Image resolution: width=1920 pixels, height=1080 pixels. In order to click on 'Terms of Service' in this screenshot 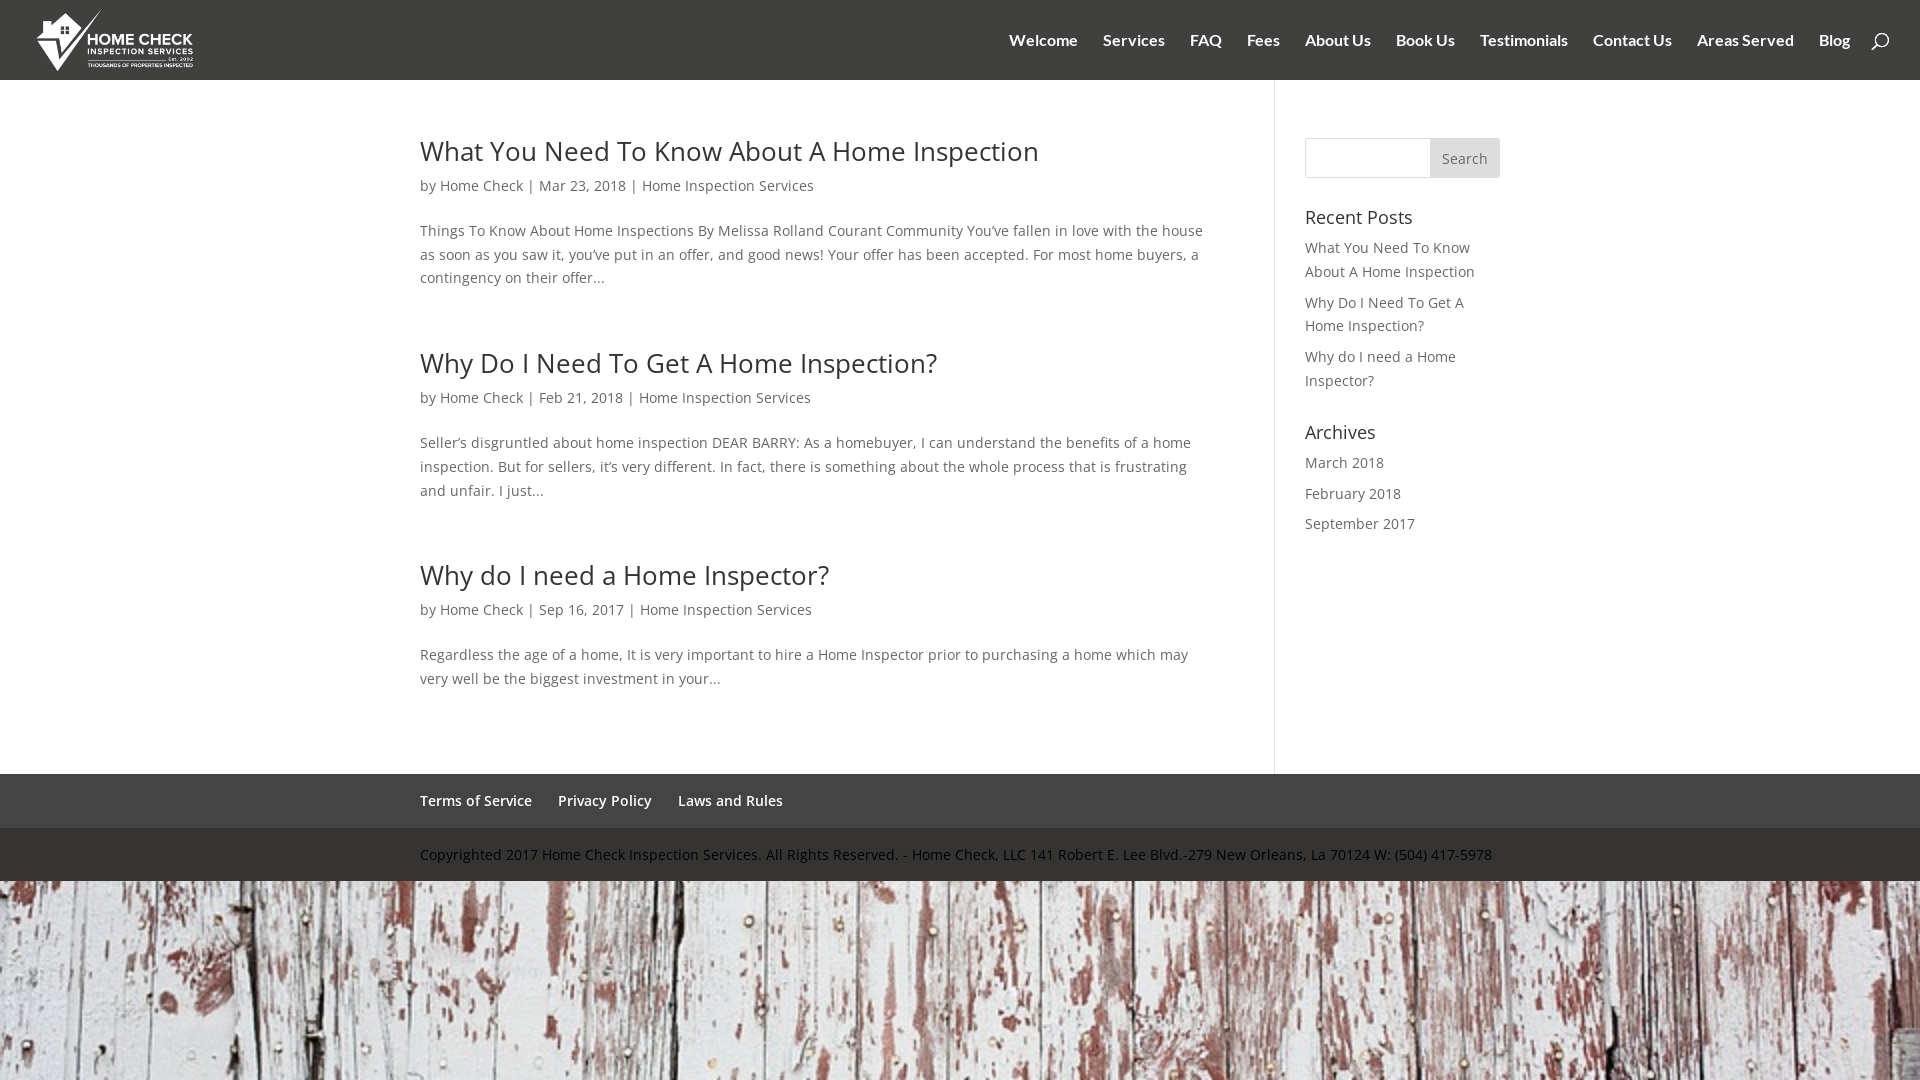, I will do `click(474, 799)`.